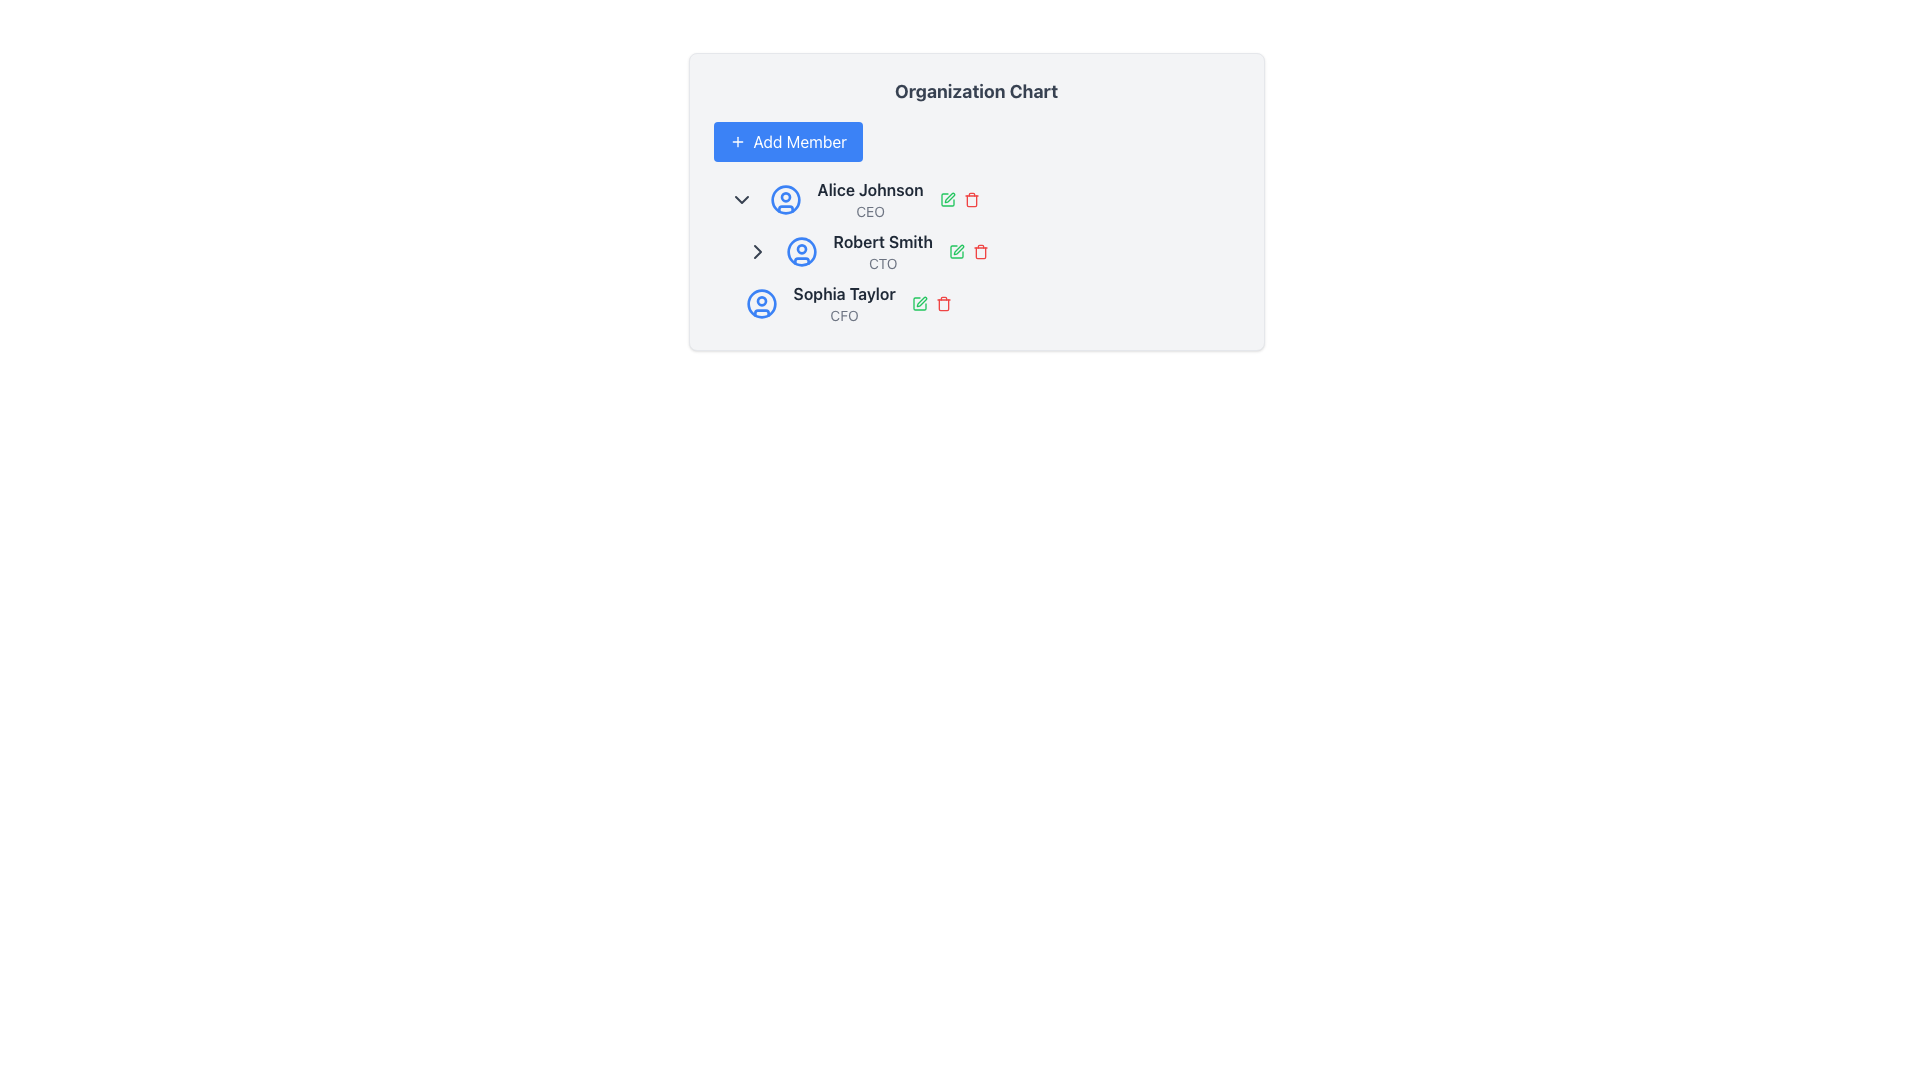  What do you see at coordinates (918, 304) in the screenshot?
I see `the small green icon resembling a pencil or pen associated with editing, located near the right-hand side of 'Robert Smith CTO'` at bounding box center [918, 304].